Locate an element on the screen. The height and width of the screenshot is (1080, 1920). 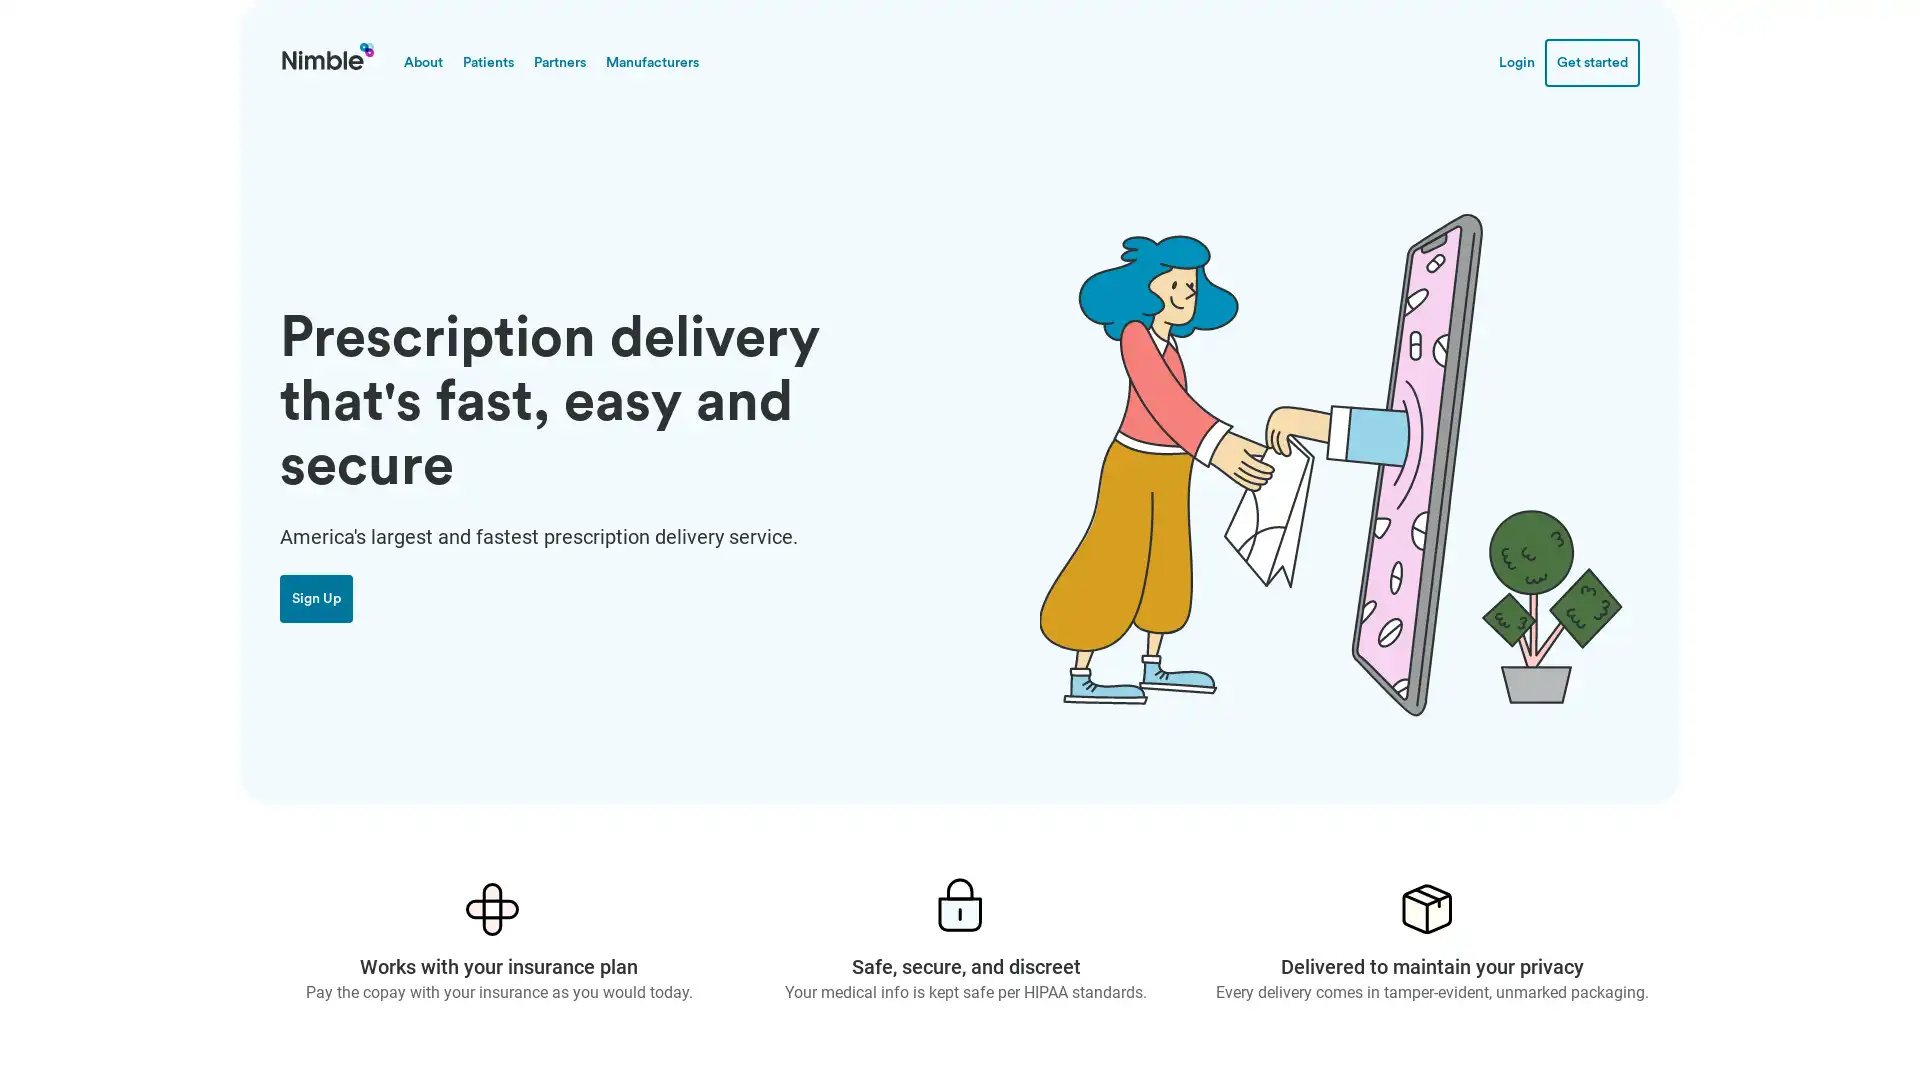
Partners is located at coordinates (560, 60).